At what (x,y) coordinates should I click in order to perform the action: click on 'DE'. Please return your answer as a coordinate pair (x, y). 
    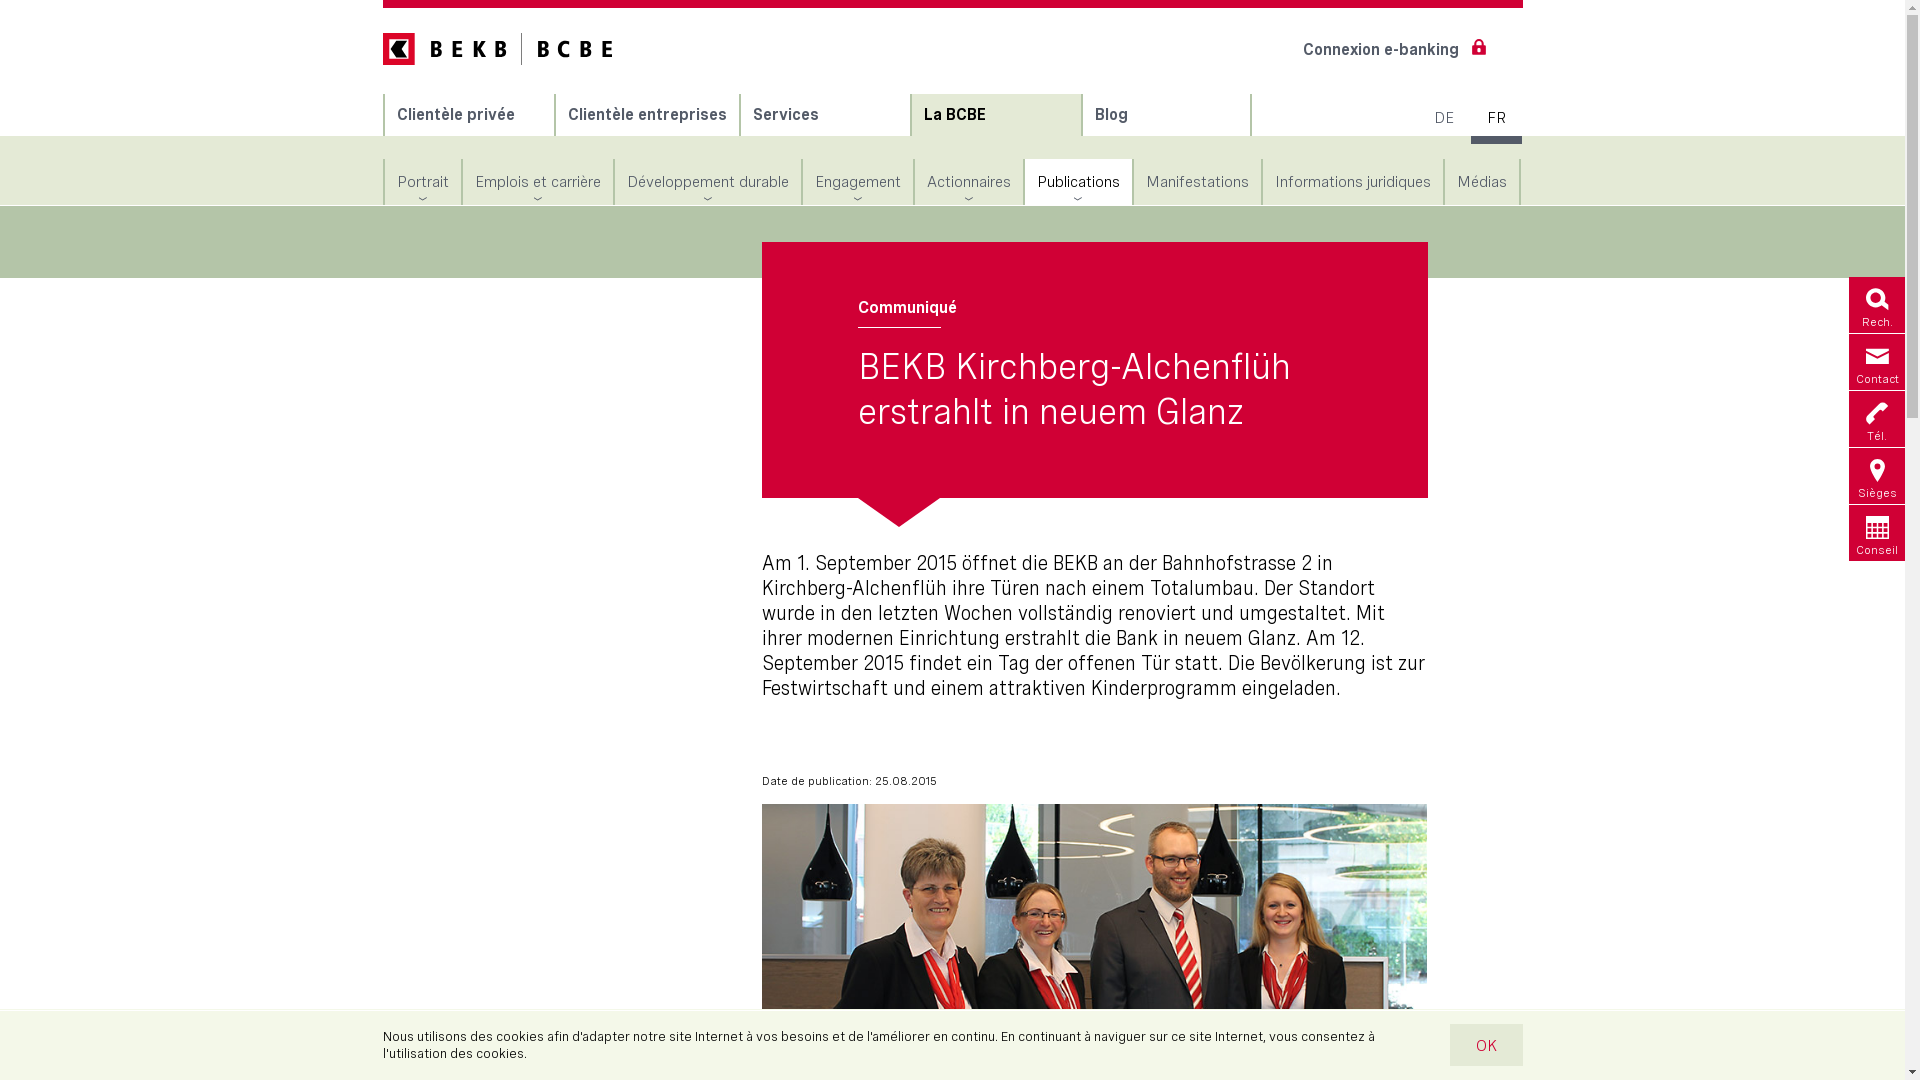
    Looking at the image, I should click on (1440, 118).